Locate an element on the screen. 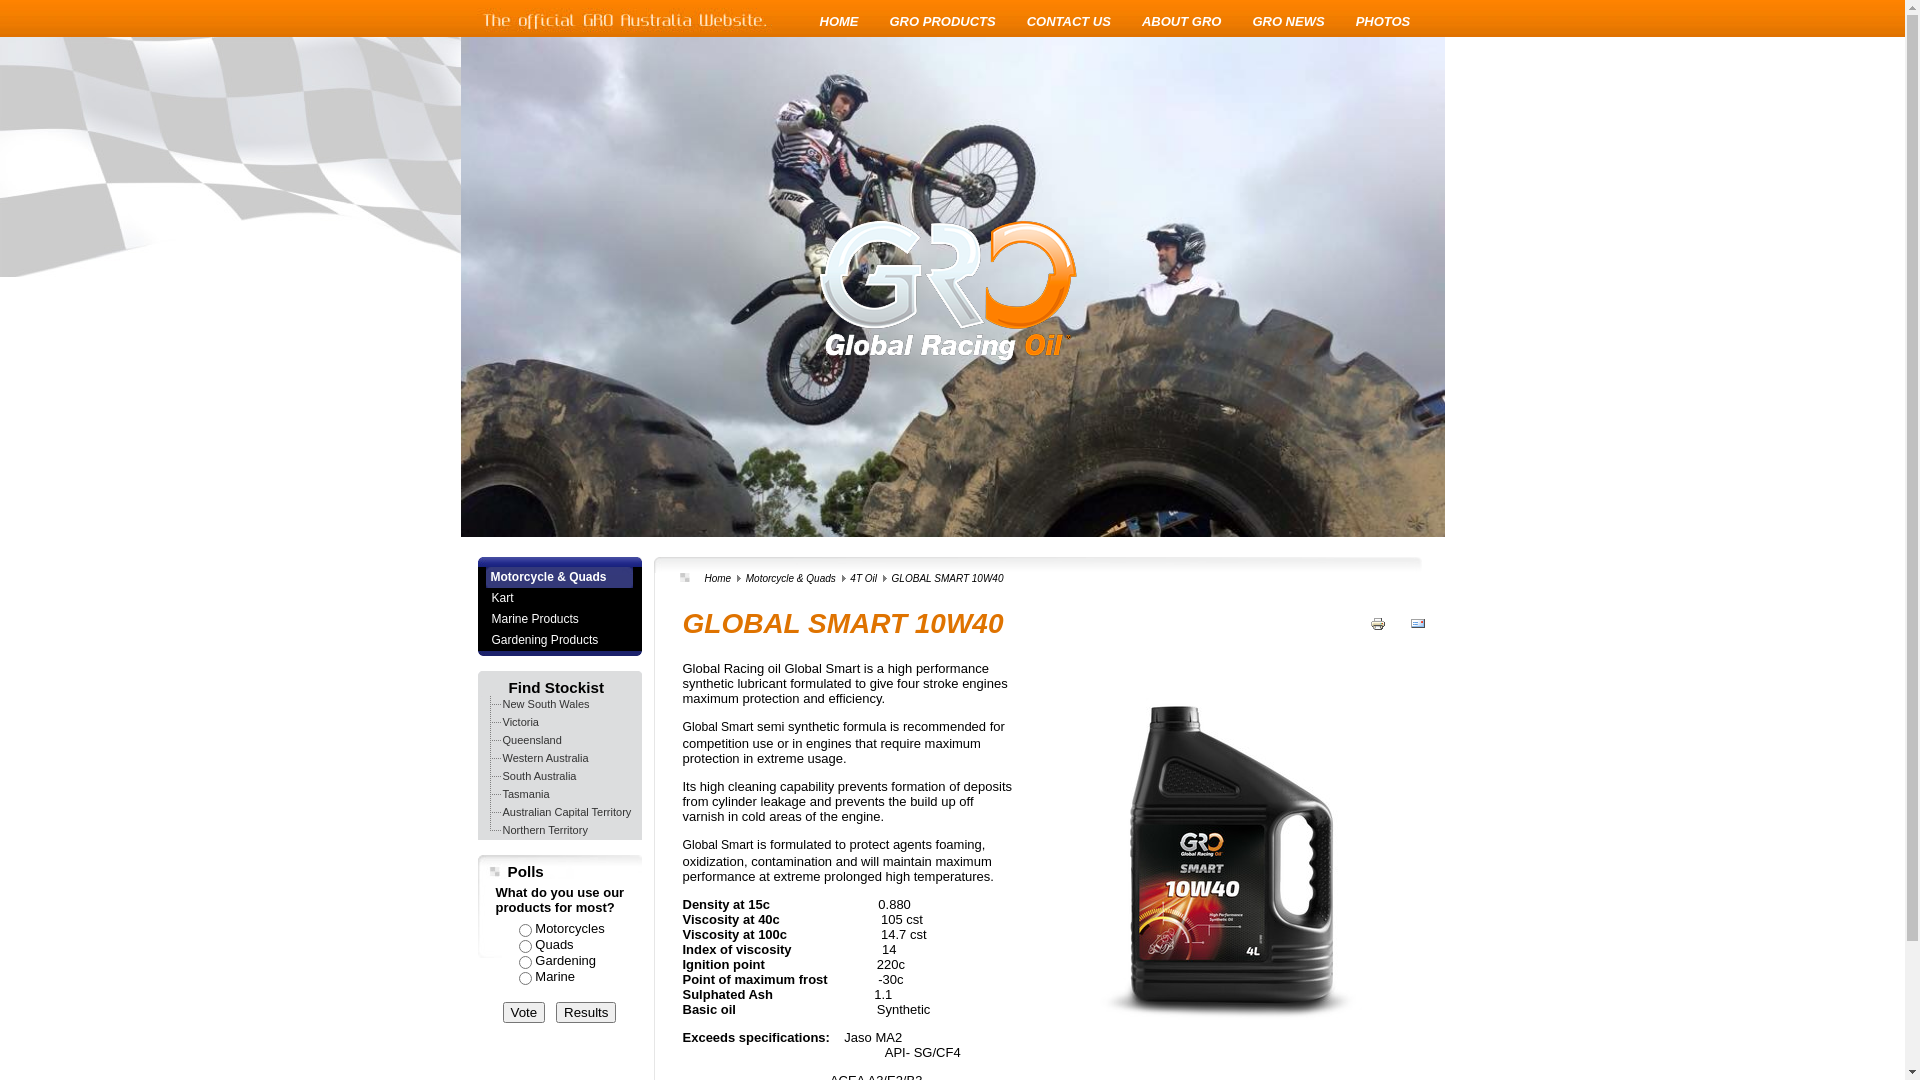 This screenshot has width=1920, height=1080. 'South Australia' is located at coordinates (499, 774).